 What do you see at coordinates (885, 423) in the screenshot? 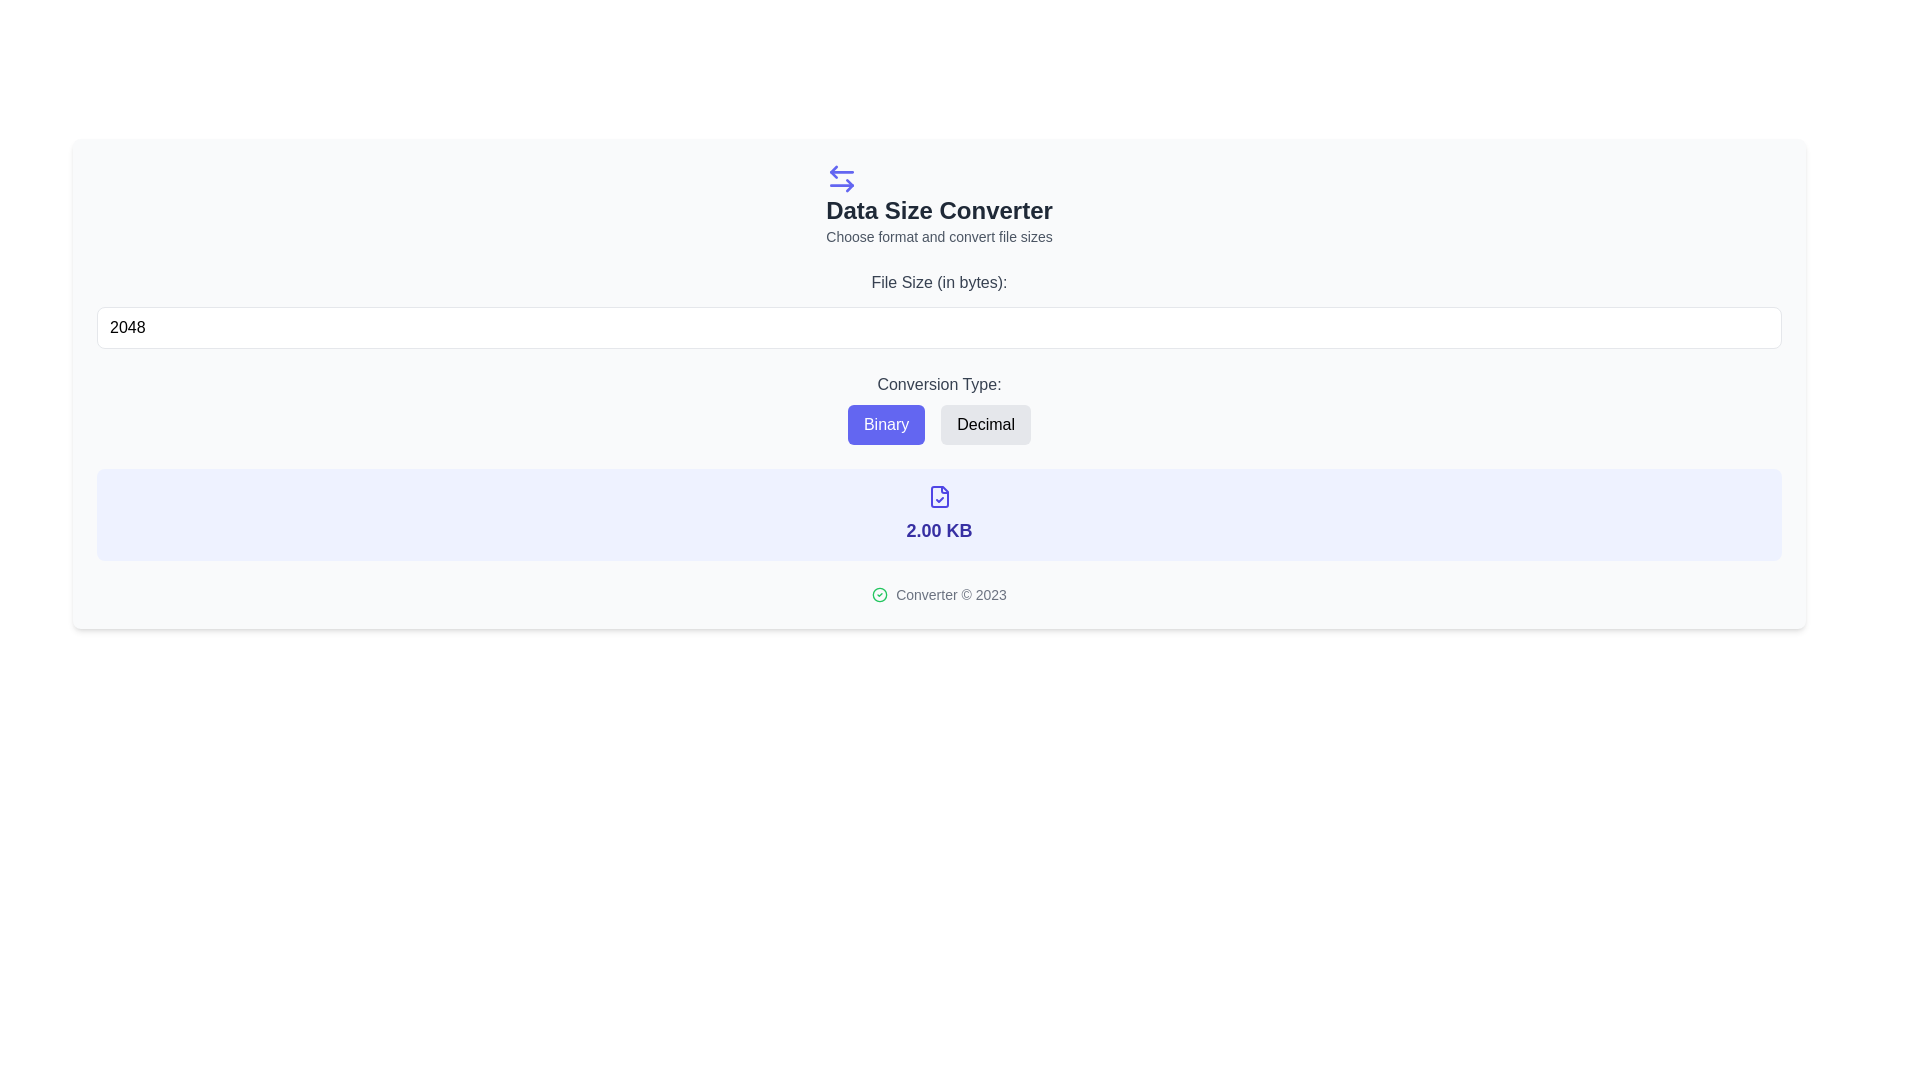
I see `the button labeled 'Binary' with a blue background and white text, which is located under the 'Conversion Type:' label` at bounding box center [885, 423].